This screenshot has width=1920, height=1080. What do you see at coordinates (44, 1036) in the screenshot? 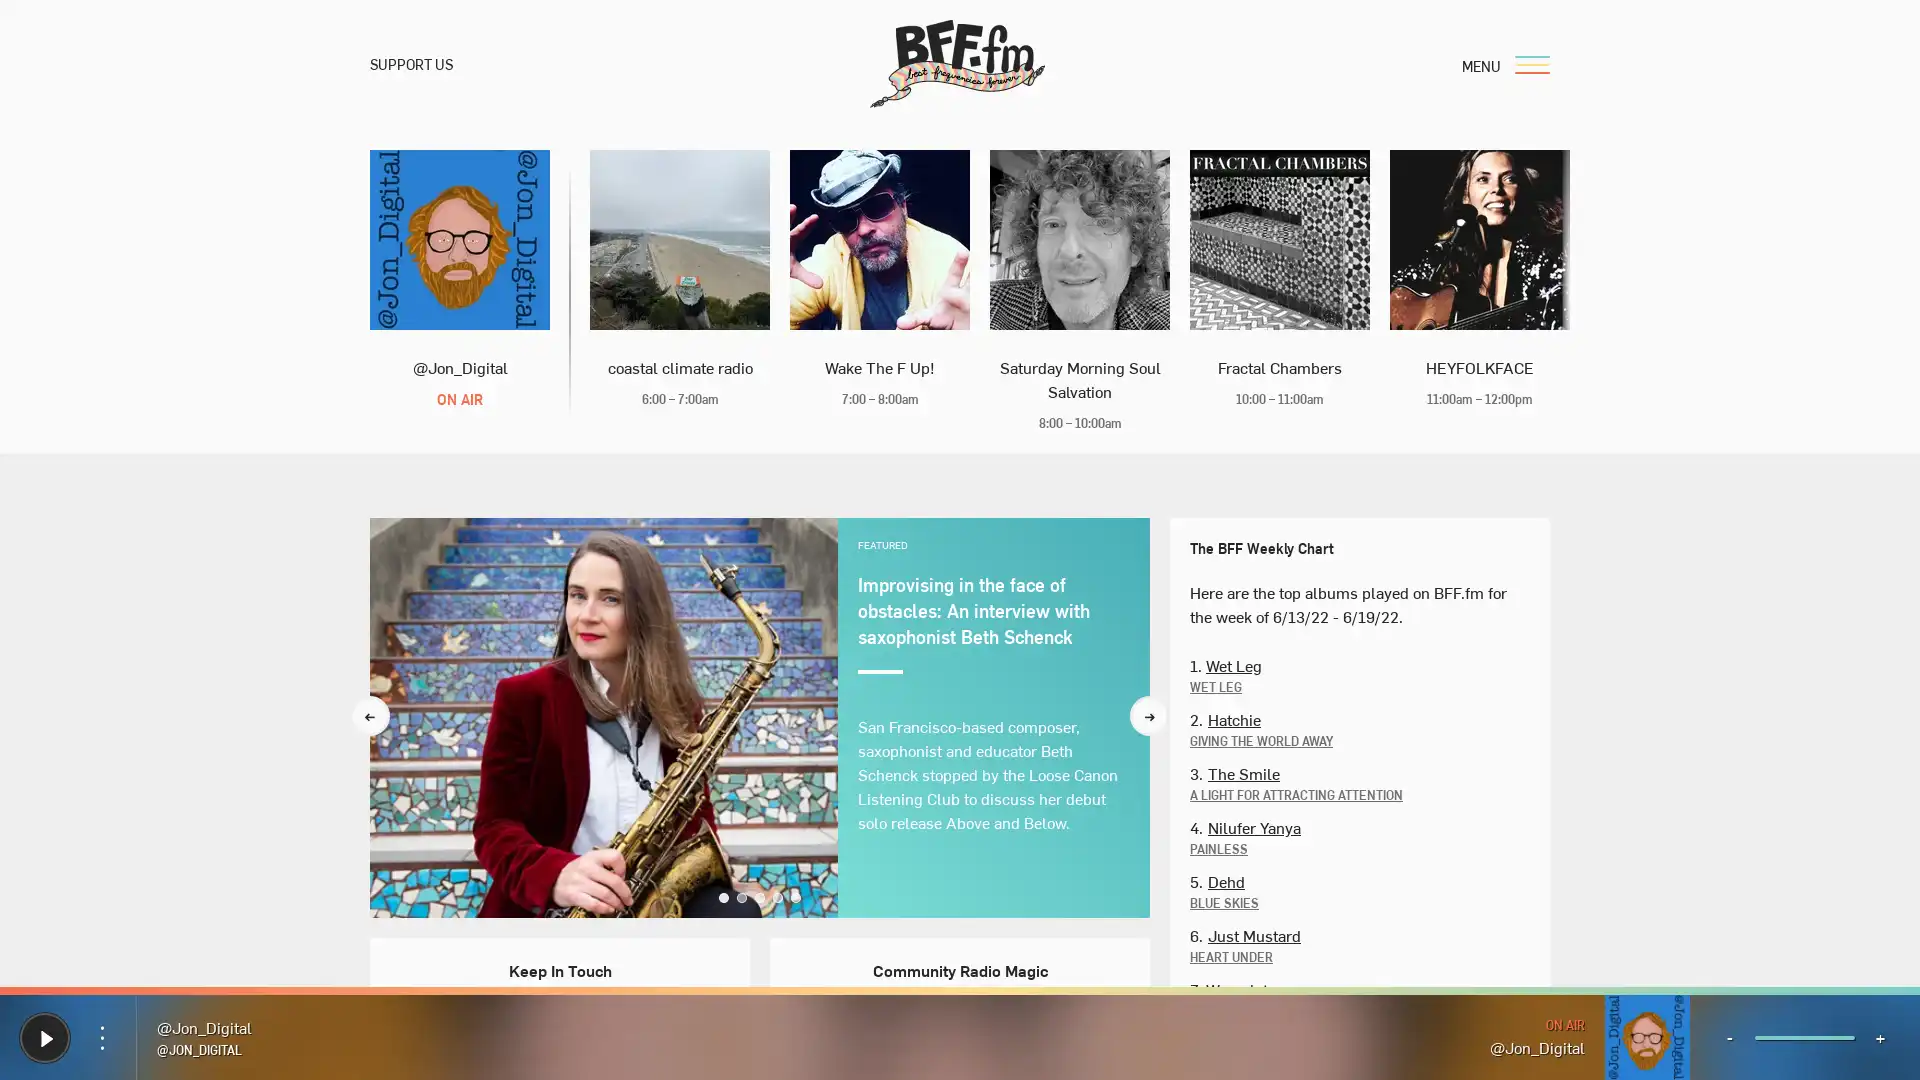
I see `Play` at bounding box center [44, 1036].